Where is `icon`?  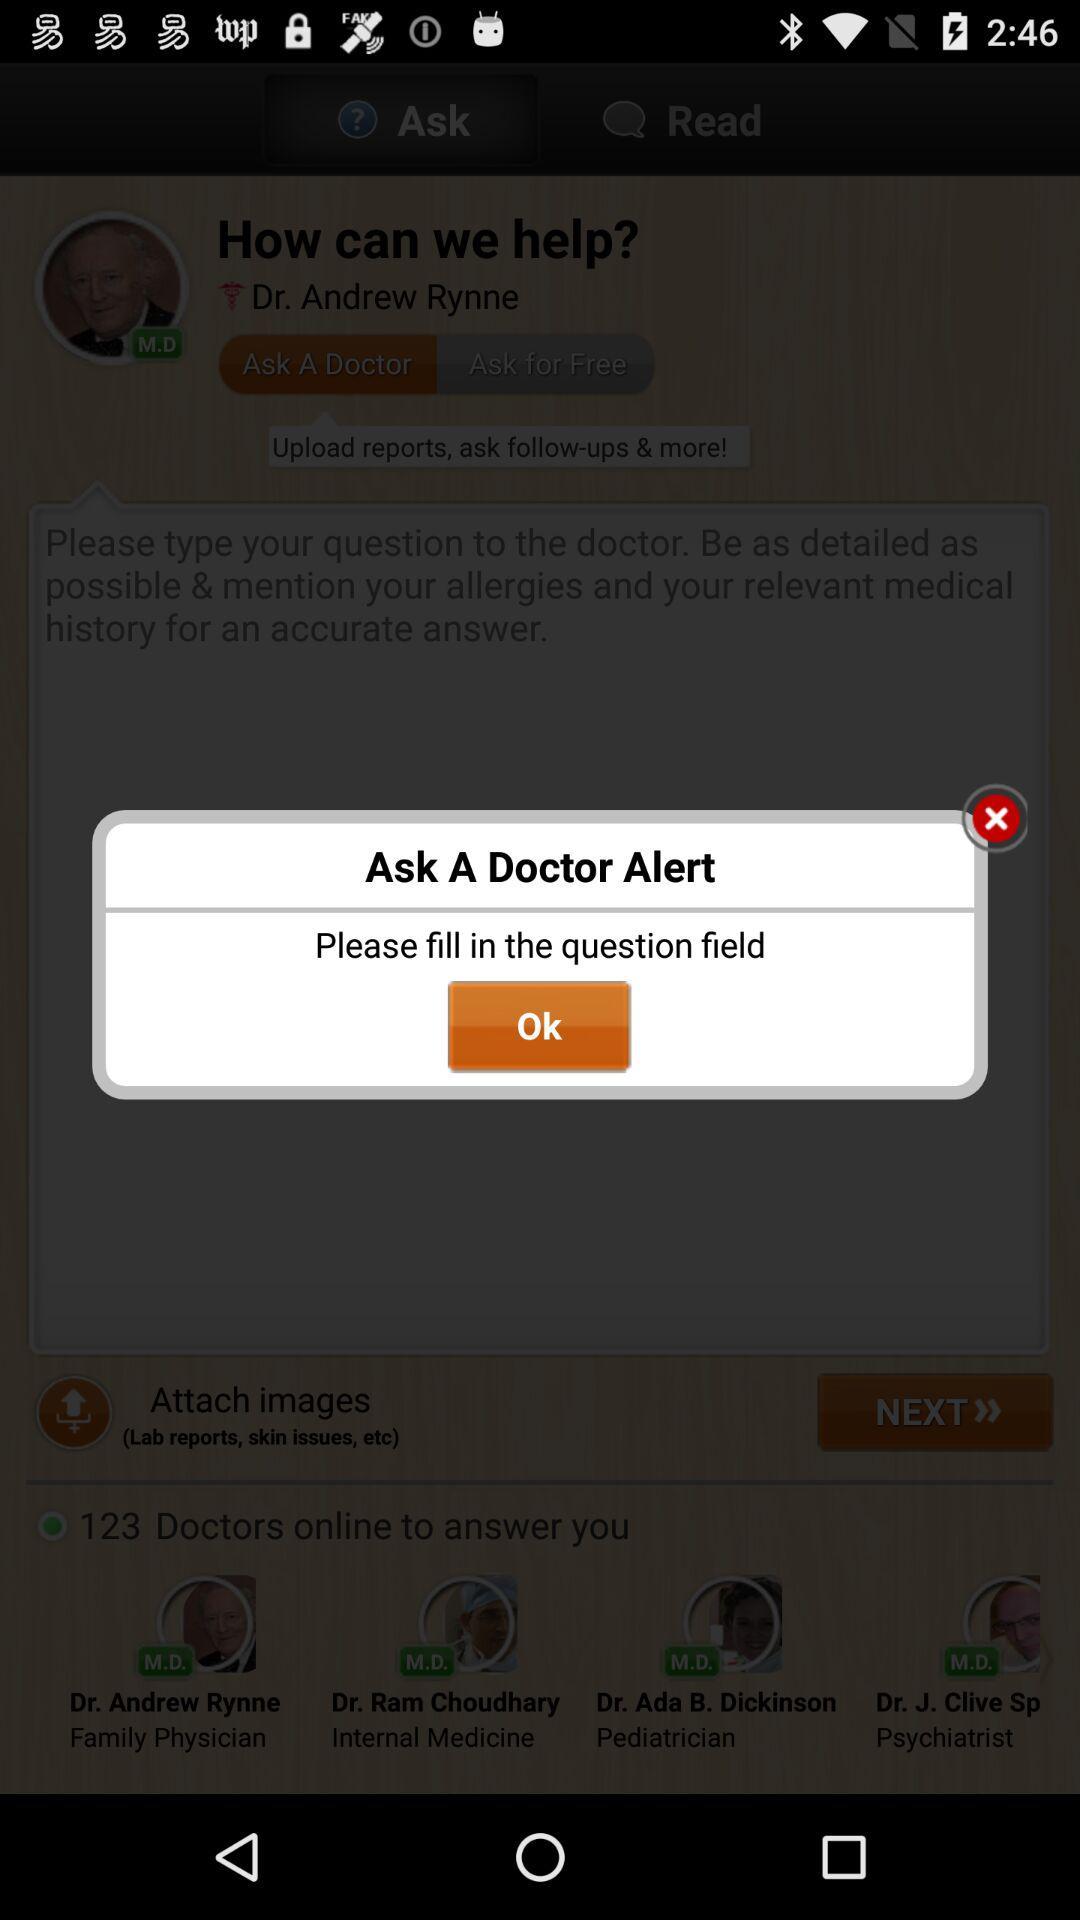 icon is located at coordinates (994, 820).